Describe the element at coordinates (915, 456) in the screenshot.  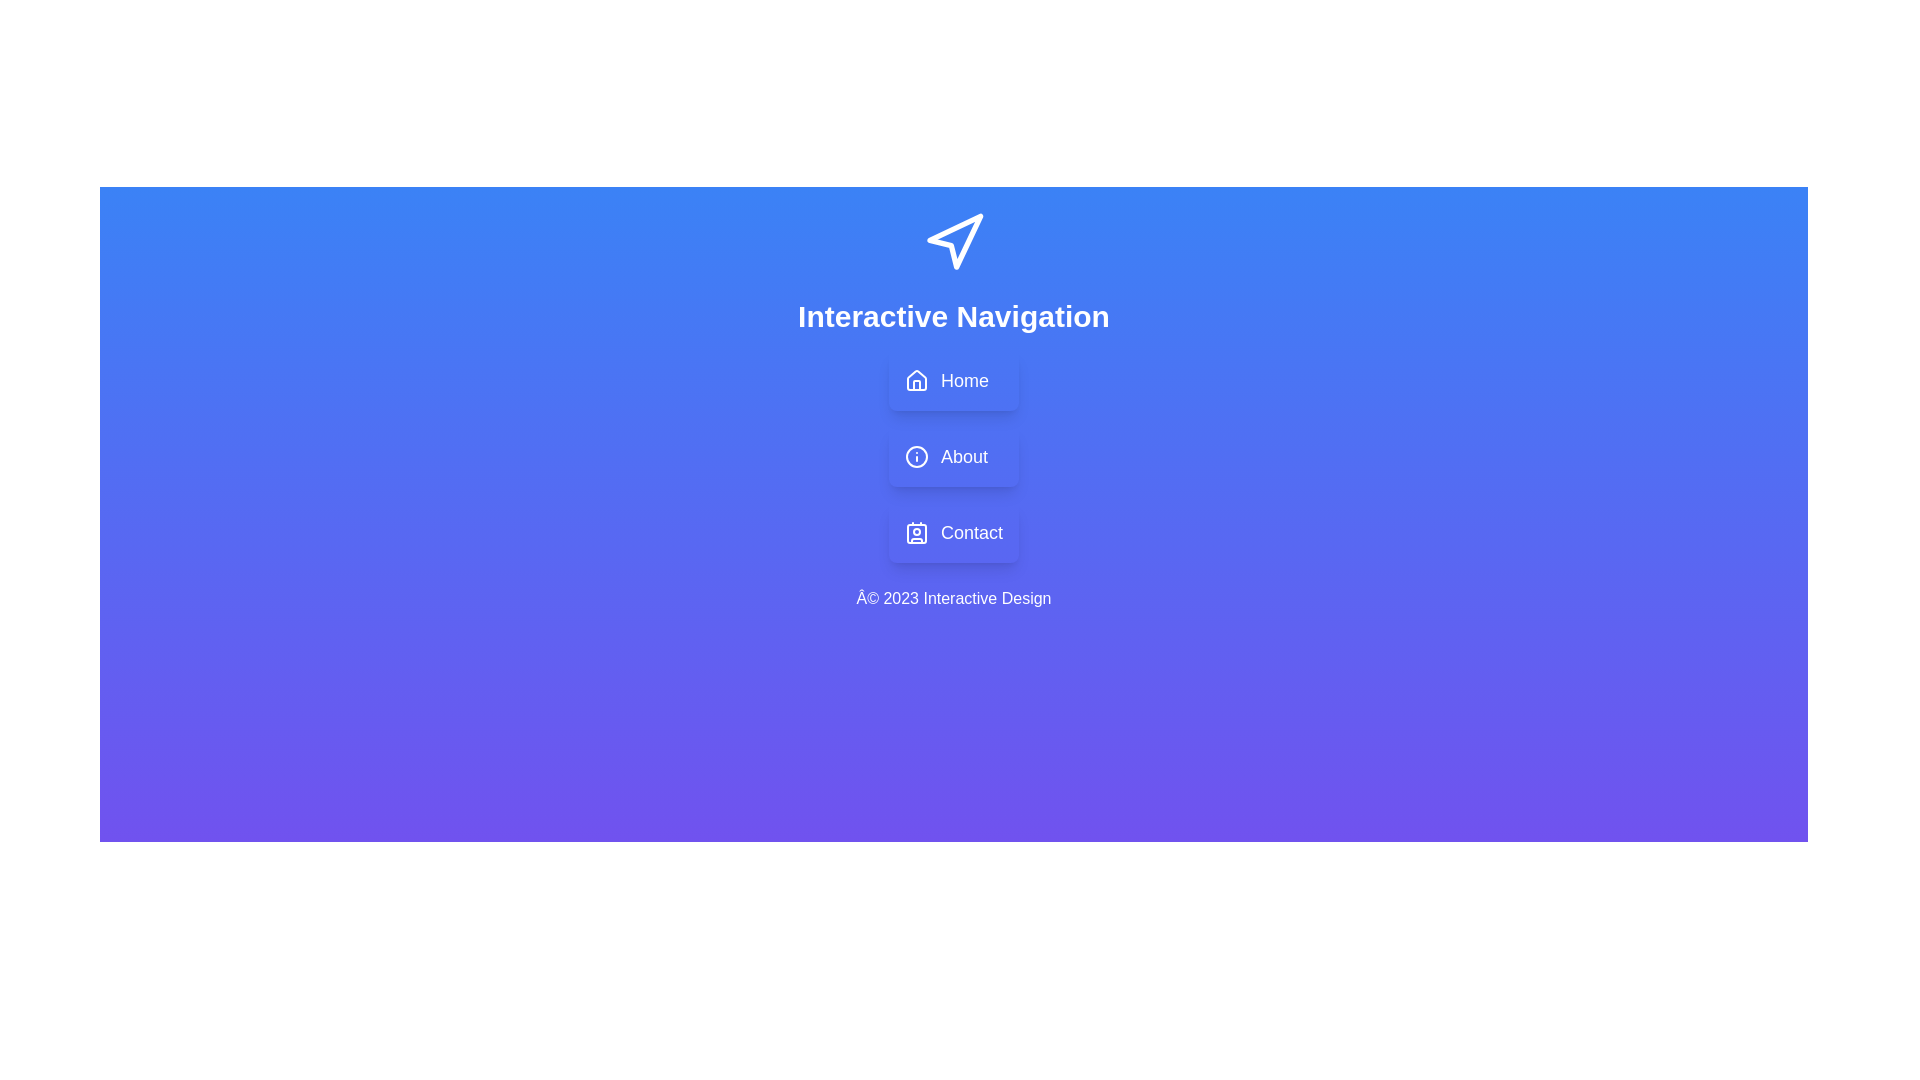
I see `the SVG circle within the 'About' button, which visually reinforces the label and is centrally located among sibling buttons like 'Home' and 'Contact'` at that location.